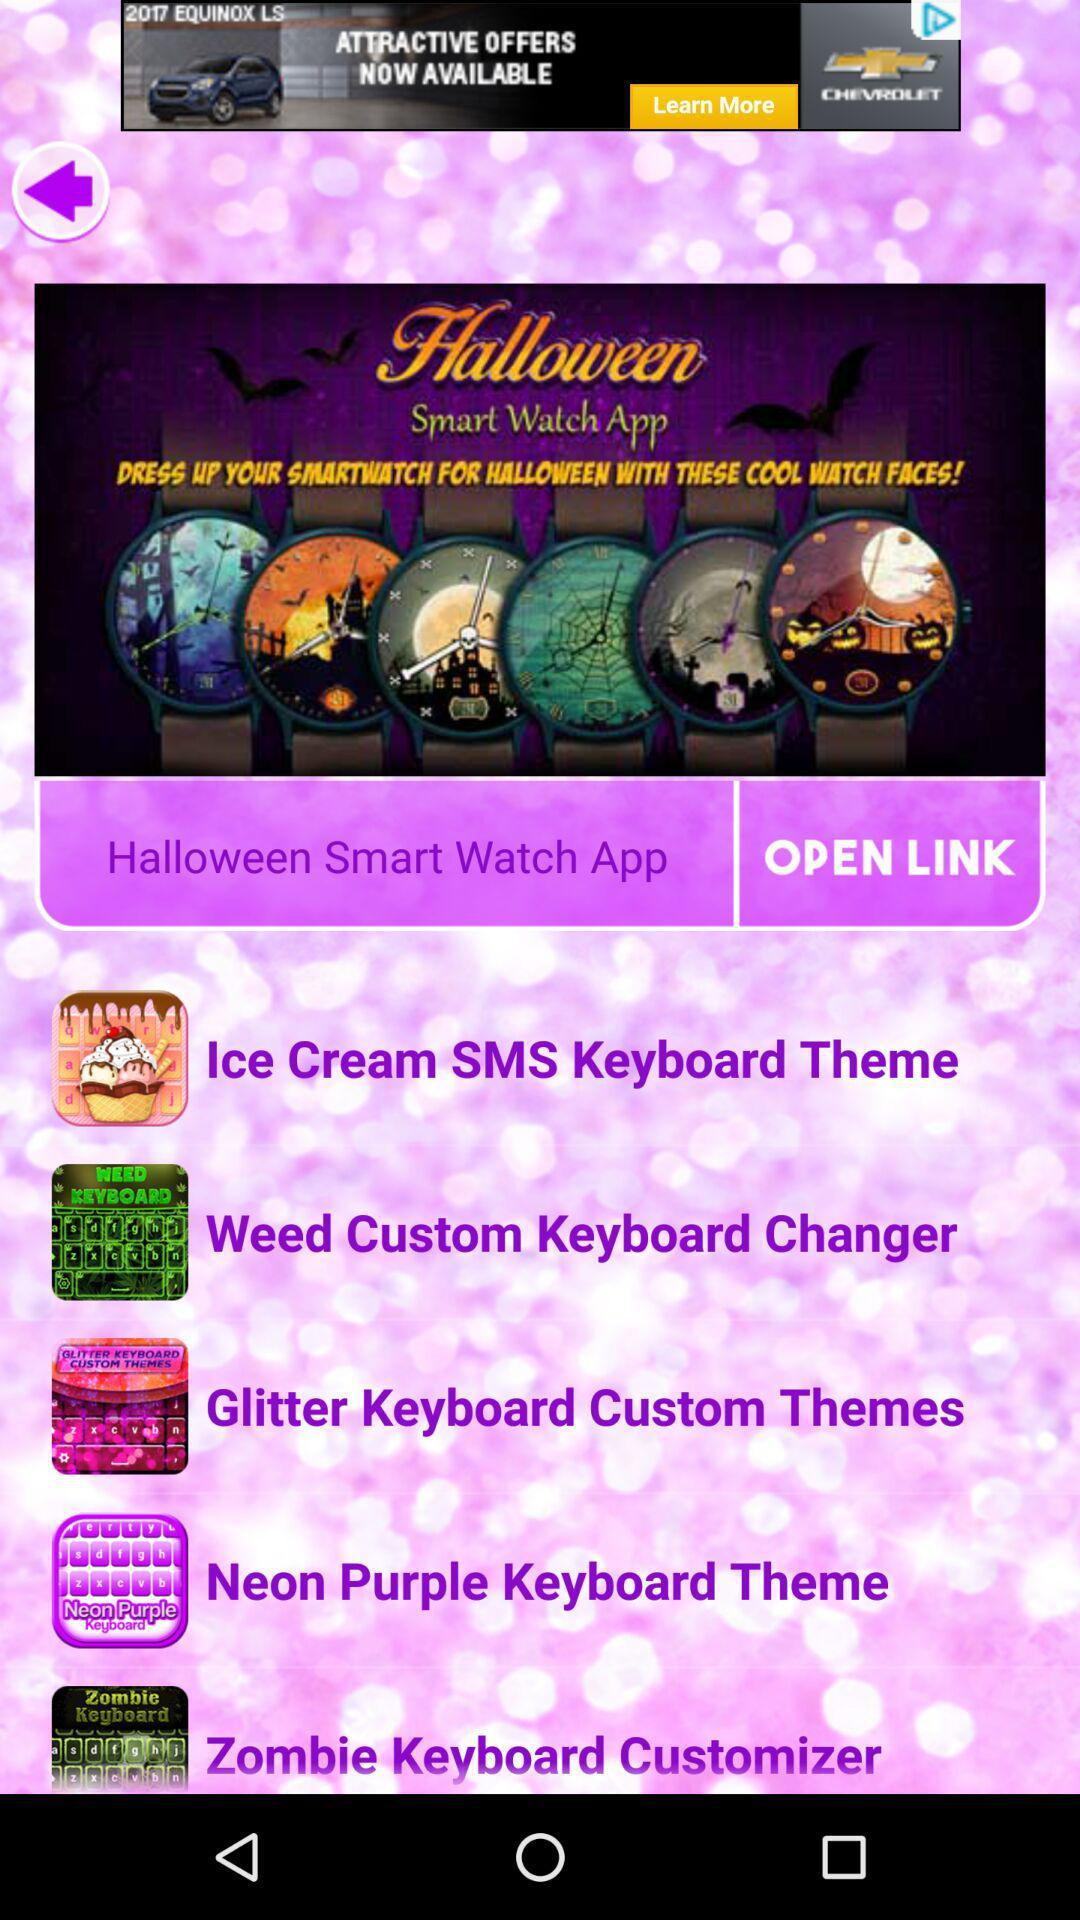 Image resolution: width=1080 pixels, height=1920 pixels. Describe the element at coordinates (59, 192) in the screenshot. I see `the arrow_backward icon` at that location.